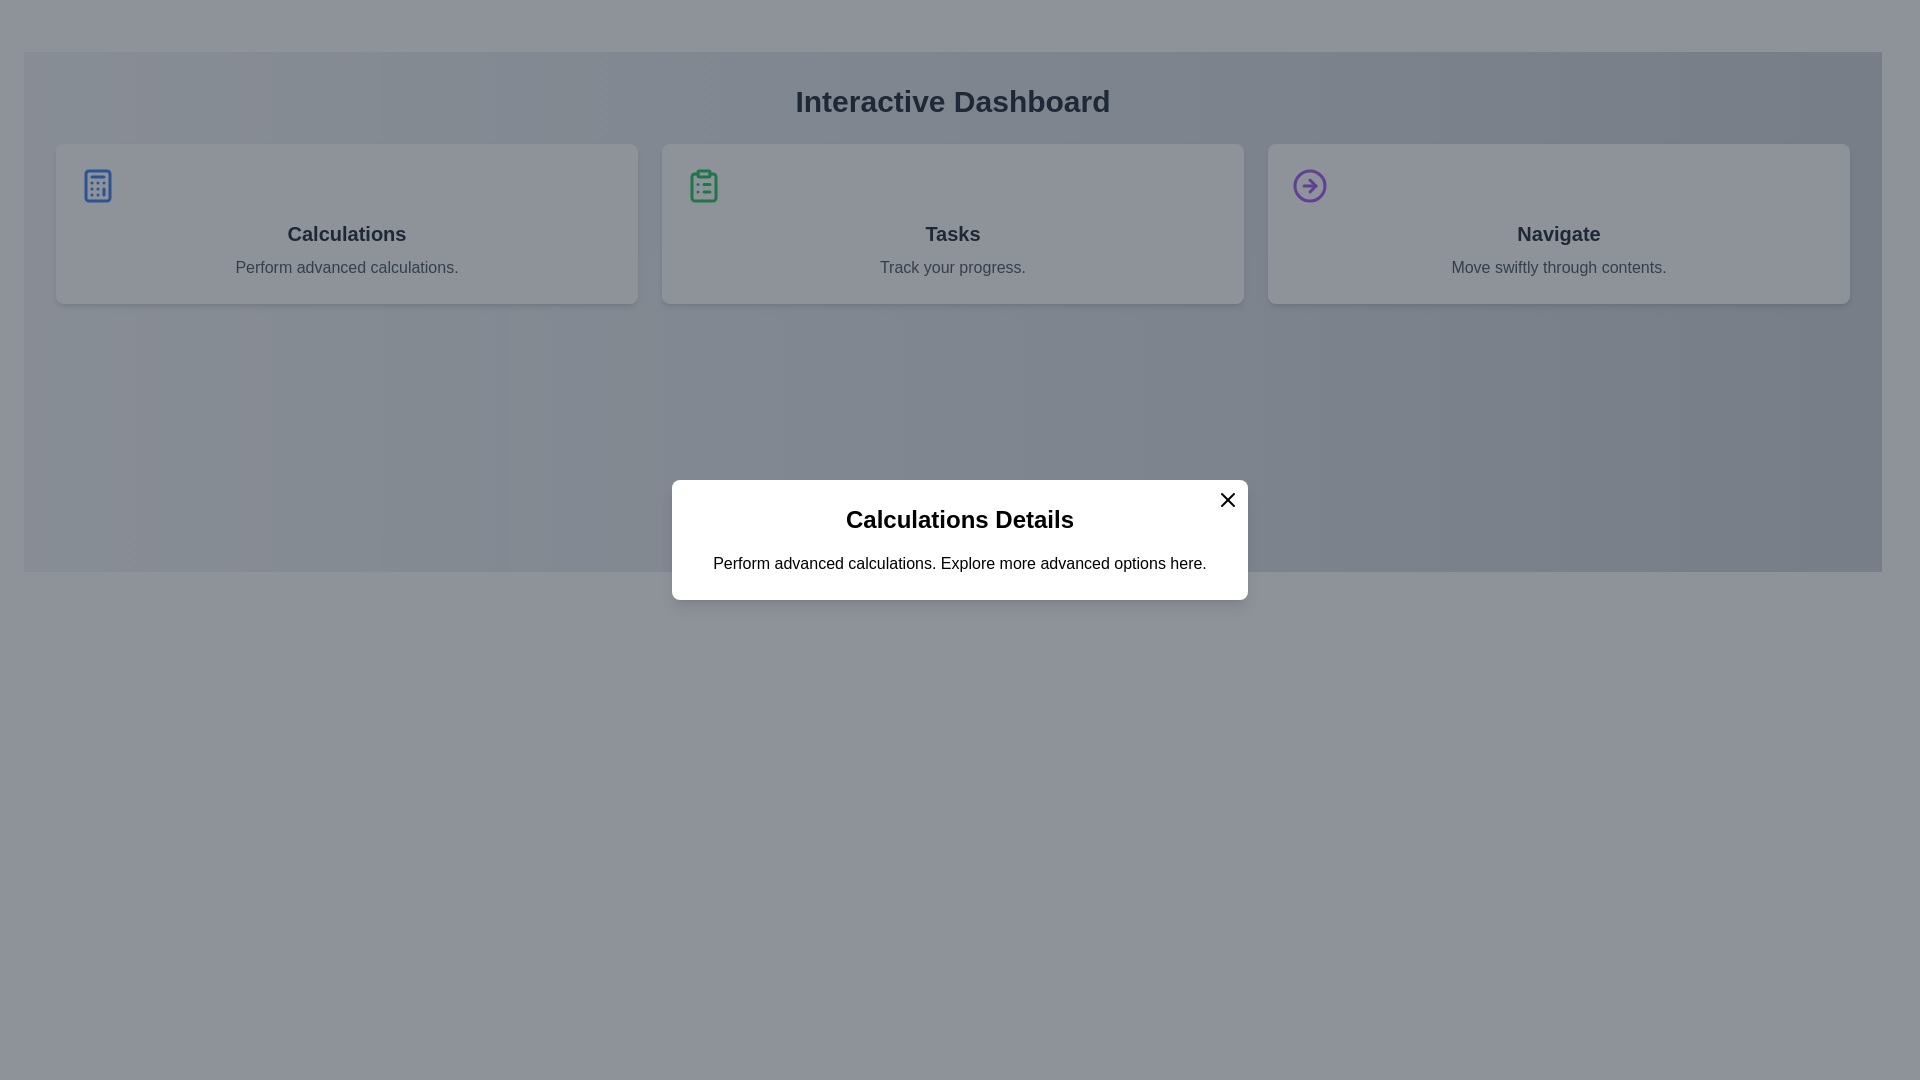 Image resolution: width=1920 pixels, height=1080 pixels. What do you see at coordinates (952, 233) in the screenshot?
I see `title 'Tasks' which is displayed in bold, extra-large font on a grayish-black background within the second card of three, located at the center of the upper-middle portion of the card` at bounding box center [952, 233].